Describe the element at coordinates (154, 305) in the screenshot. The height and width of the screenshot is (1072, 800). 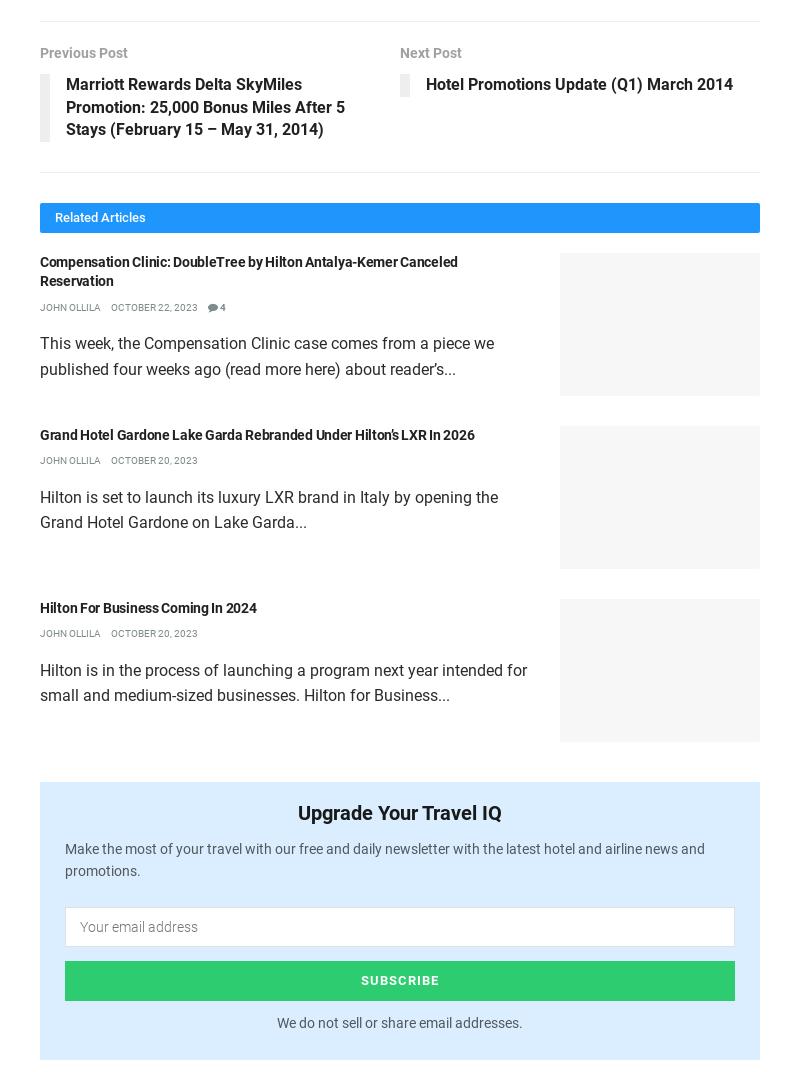
I see `'October 22, 2023'` at that location.